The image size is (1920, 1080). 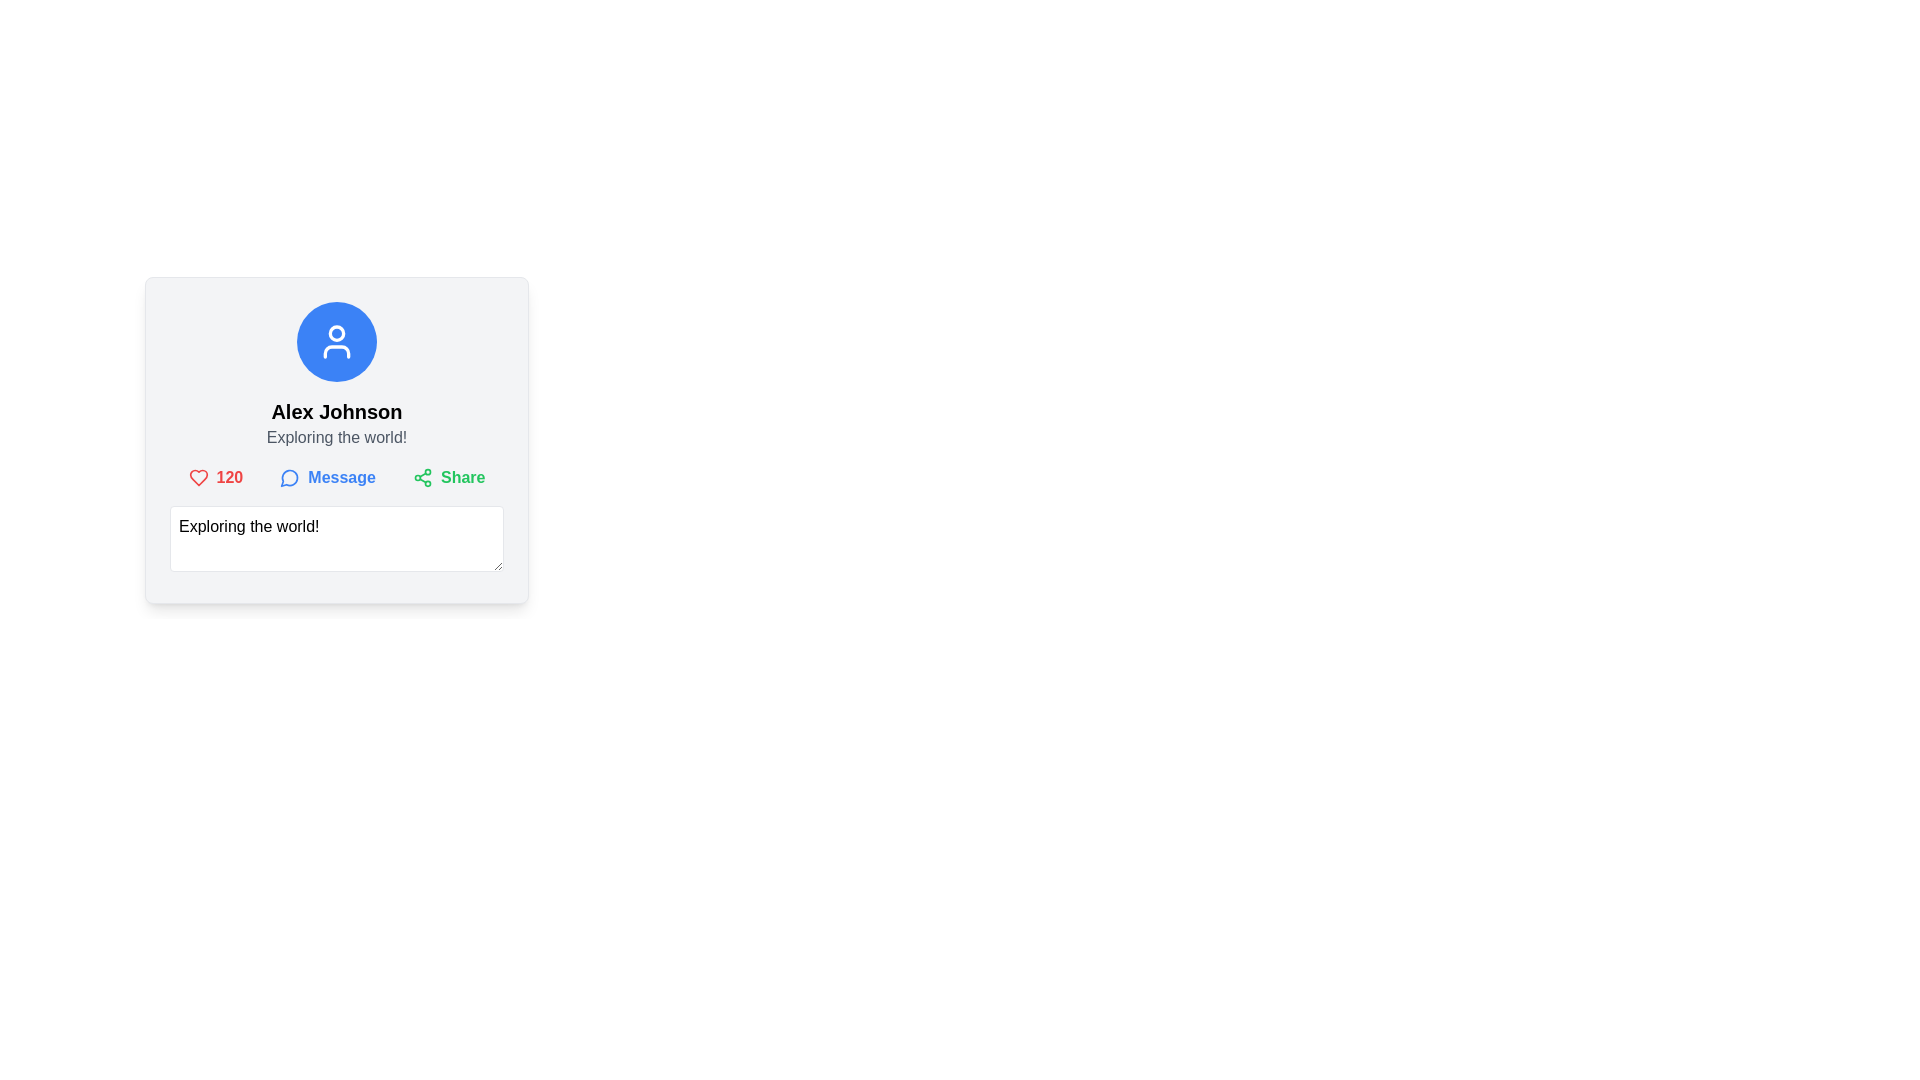 I want to click on the text display element that shows 'Exploring the world!' positioned beneath 'Alex Johnson', so click(x=336, y=437).